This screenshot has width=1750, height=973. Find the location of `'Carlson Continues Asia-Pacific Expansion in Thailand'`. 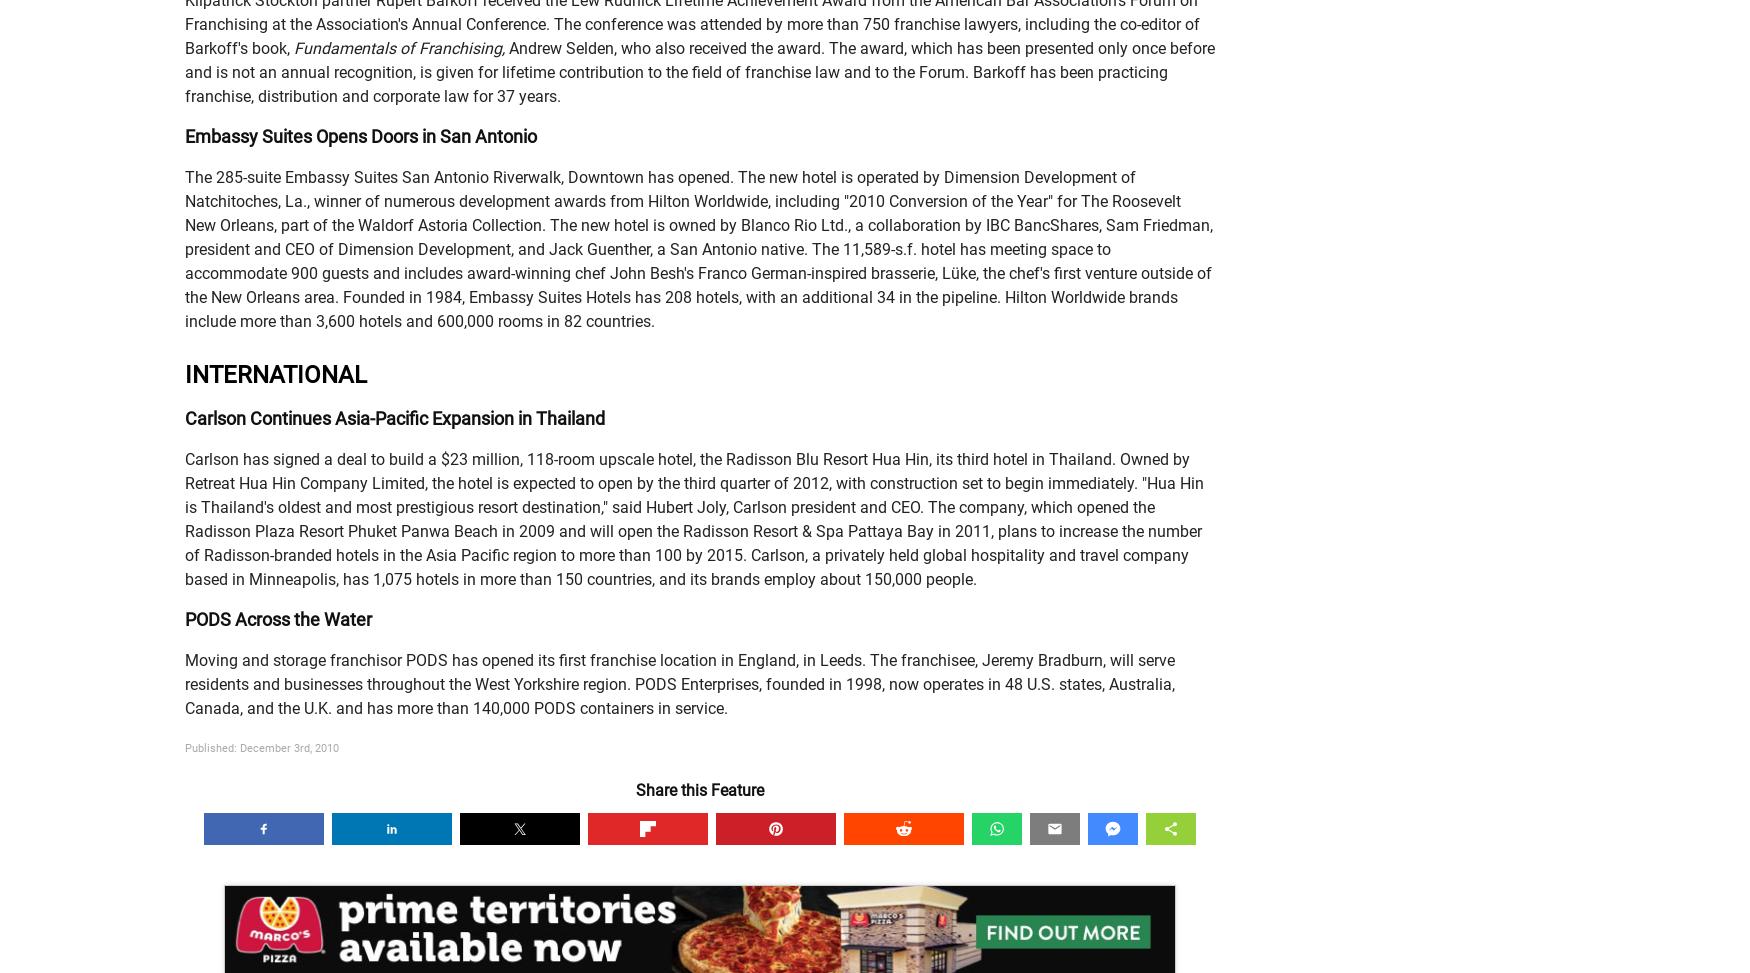

'Carlson Continues Asia-Pacific Expansion in Thailand' is located at coordinates (393, 418).